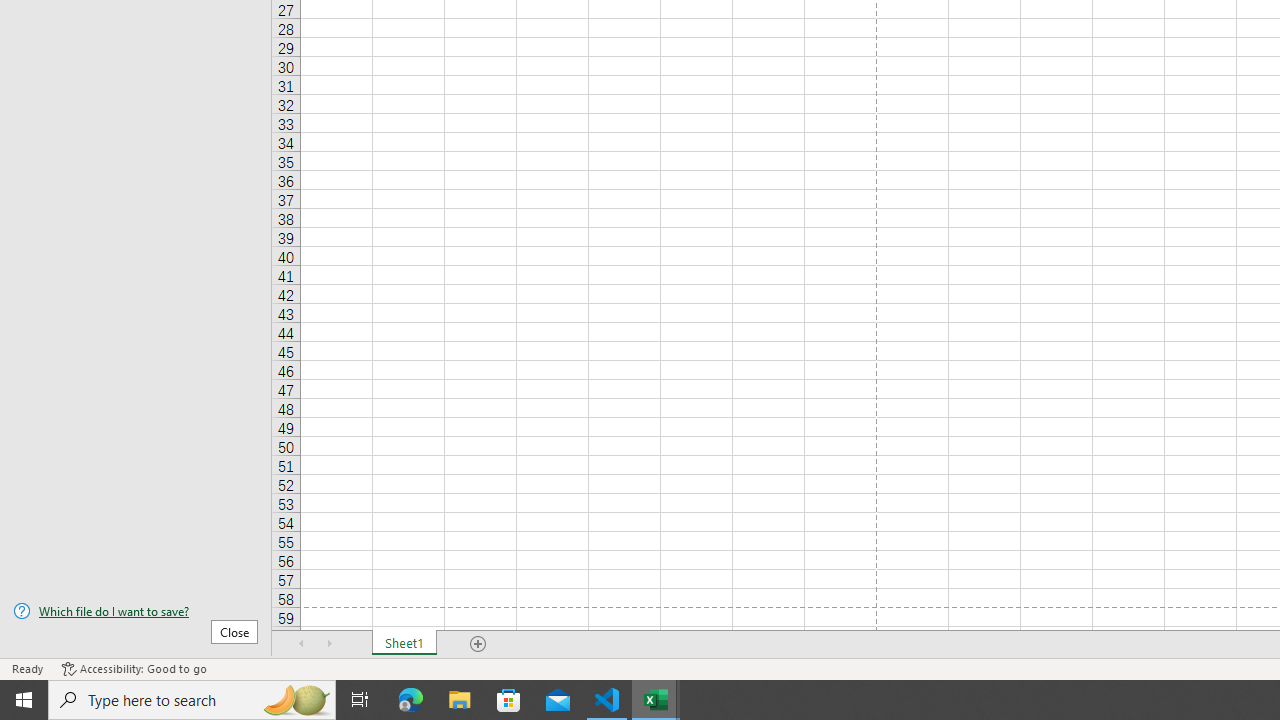 Image resolution: width=1280 pixels, height=720 pixels. What do you see at coordinates (477, 644) in the screenshot?
I see `'Add Sheet'` at bounding box center [477, 644].